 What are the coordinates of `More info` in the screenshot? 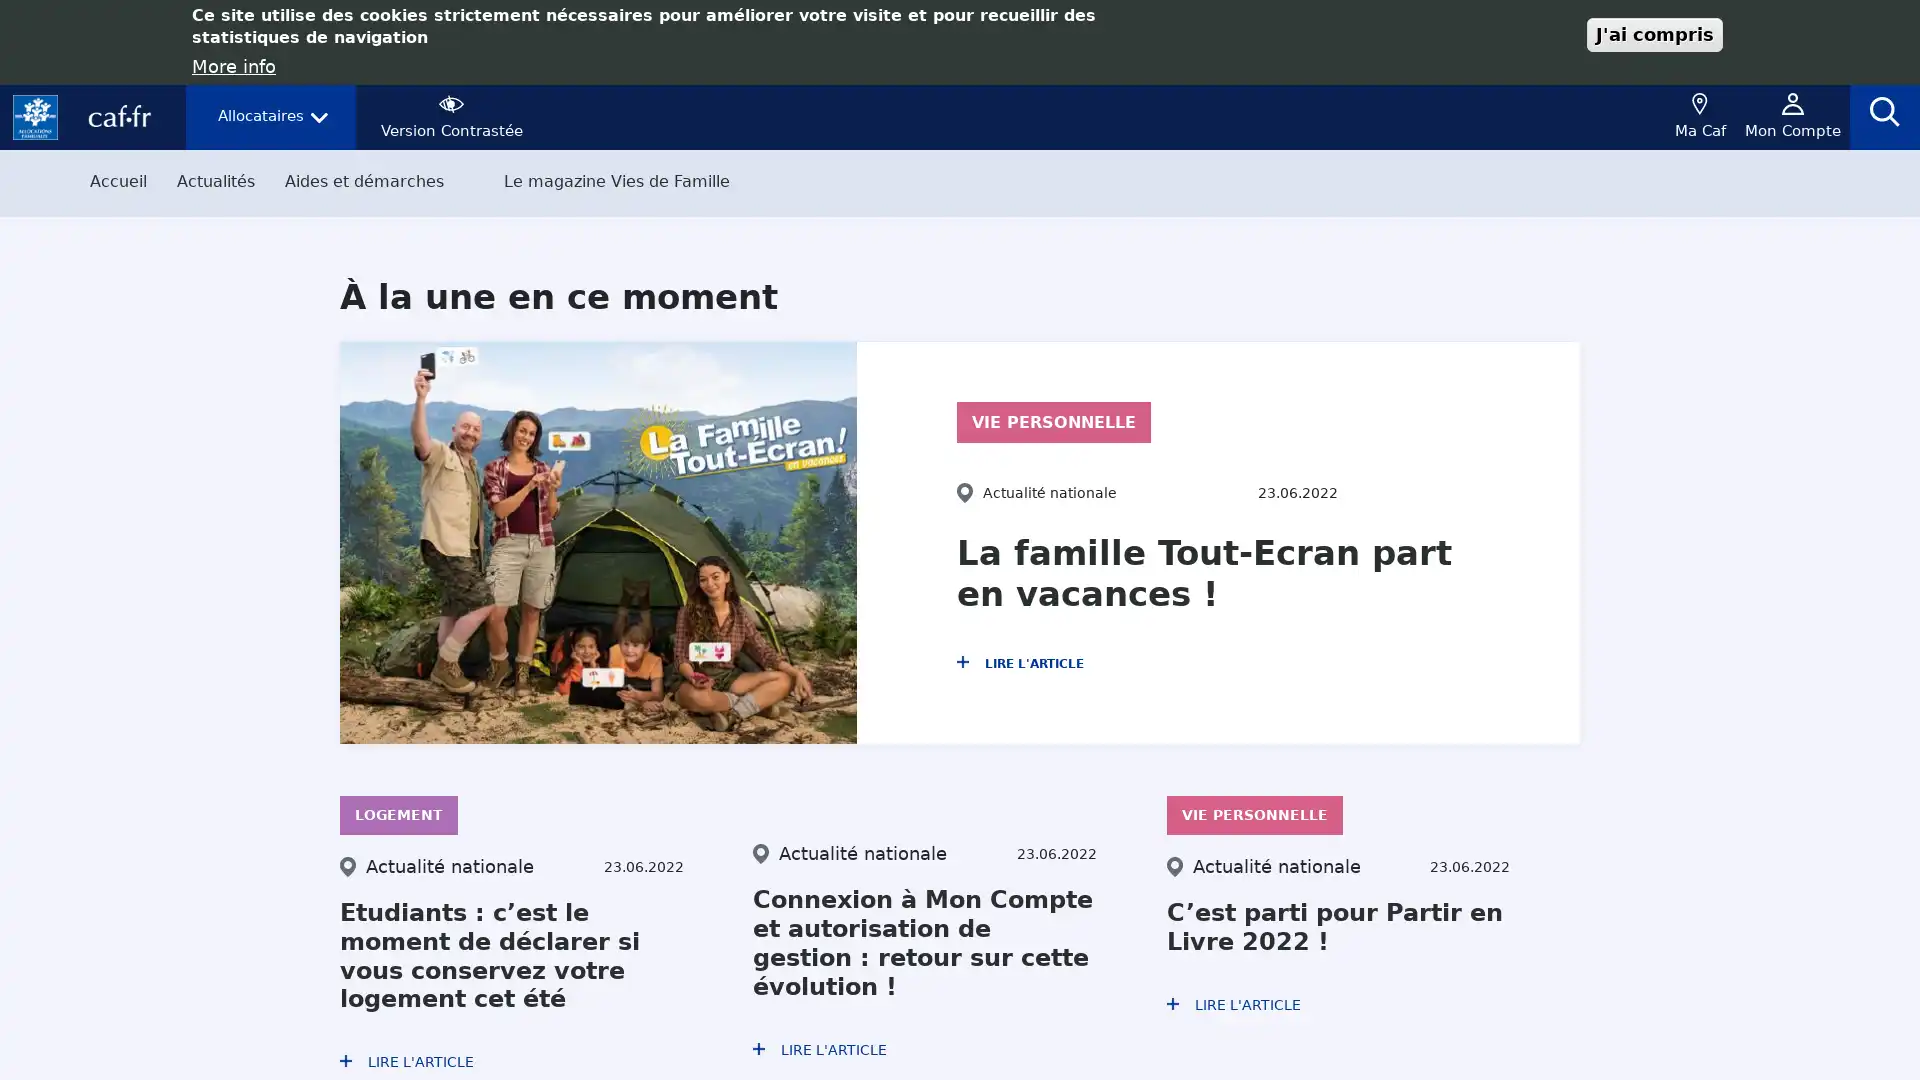 It's located at (234, 64).